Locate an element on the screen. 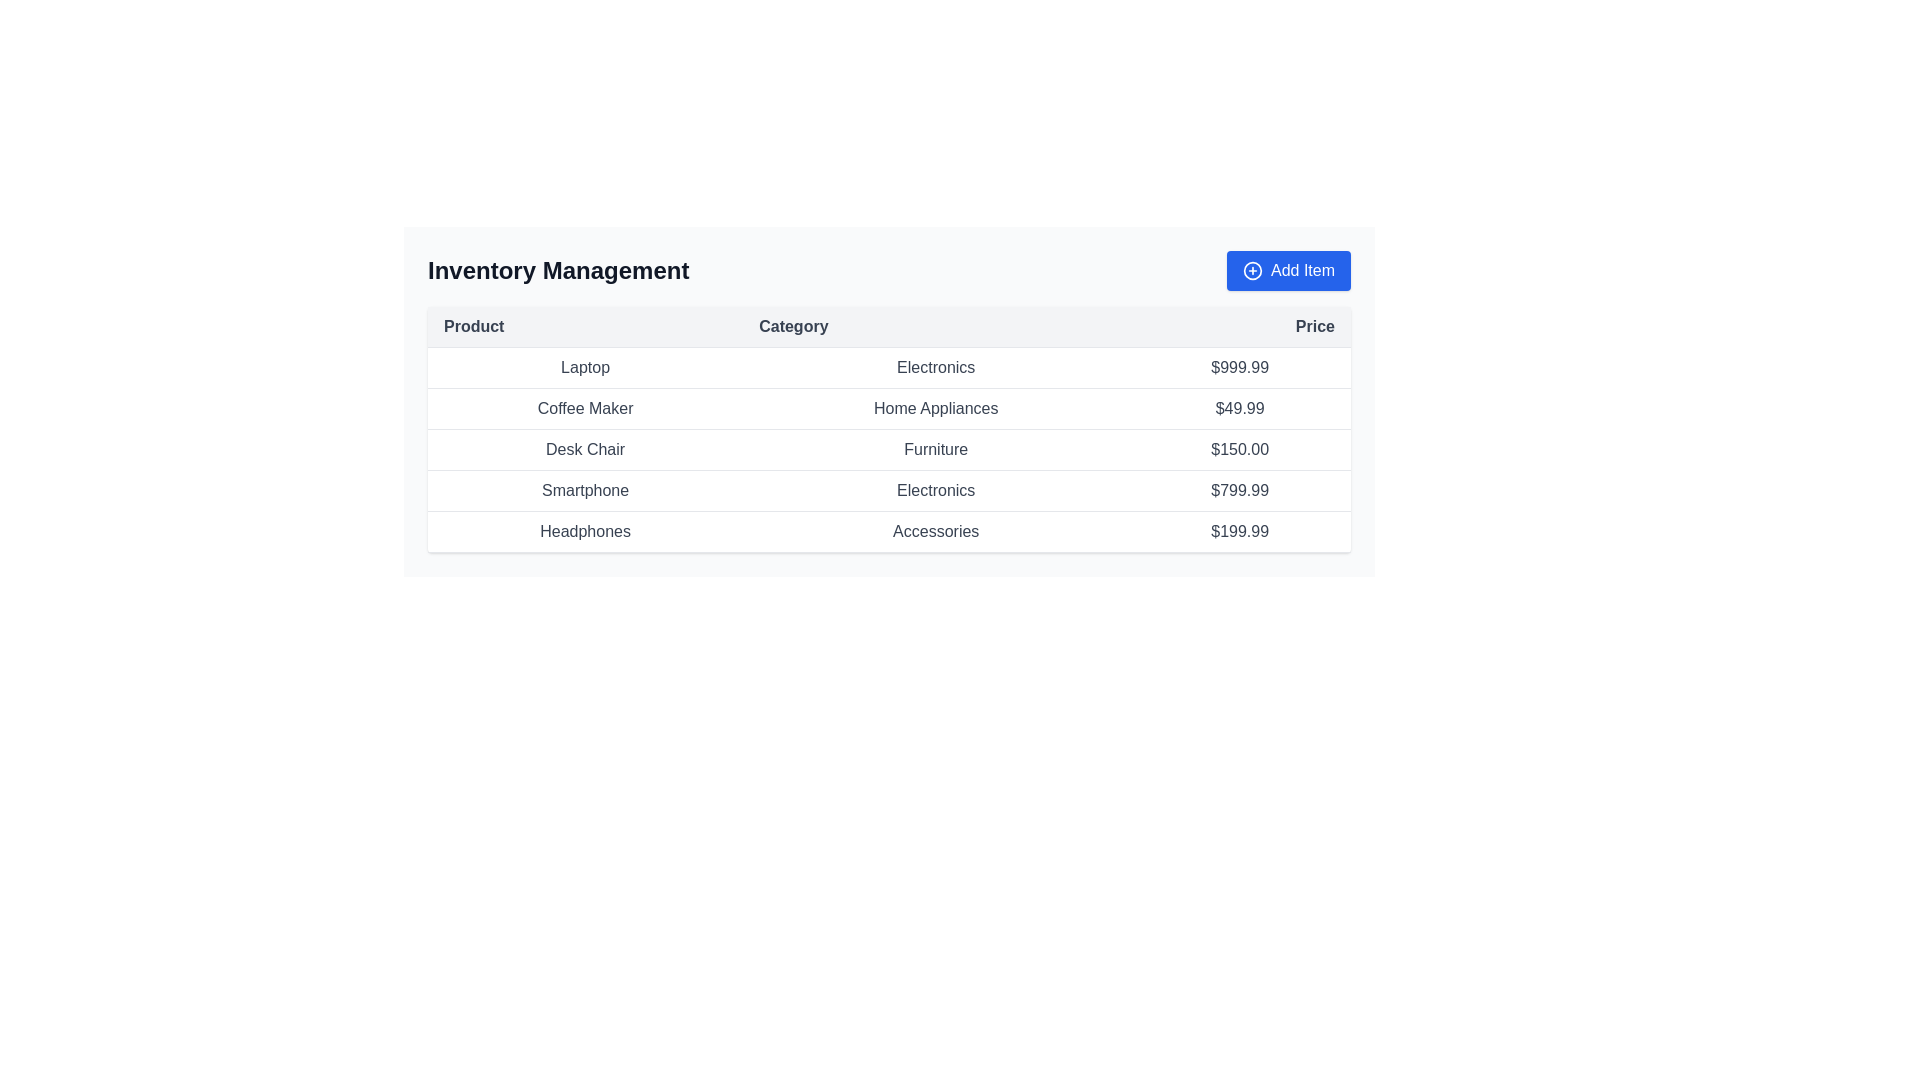 The image size is (1920, 1080). the circular blue and white icon with a plus sign, located at the left end of the 'Add Item' button in the top-right corner of the interface is located at coordinates (1251, 270).